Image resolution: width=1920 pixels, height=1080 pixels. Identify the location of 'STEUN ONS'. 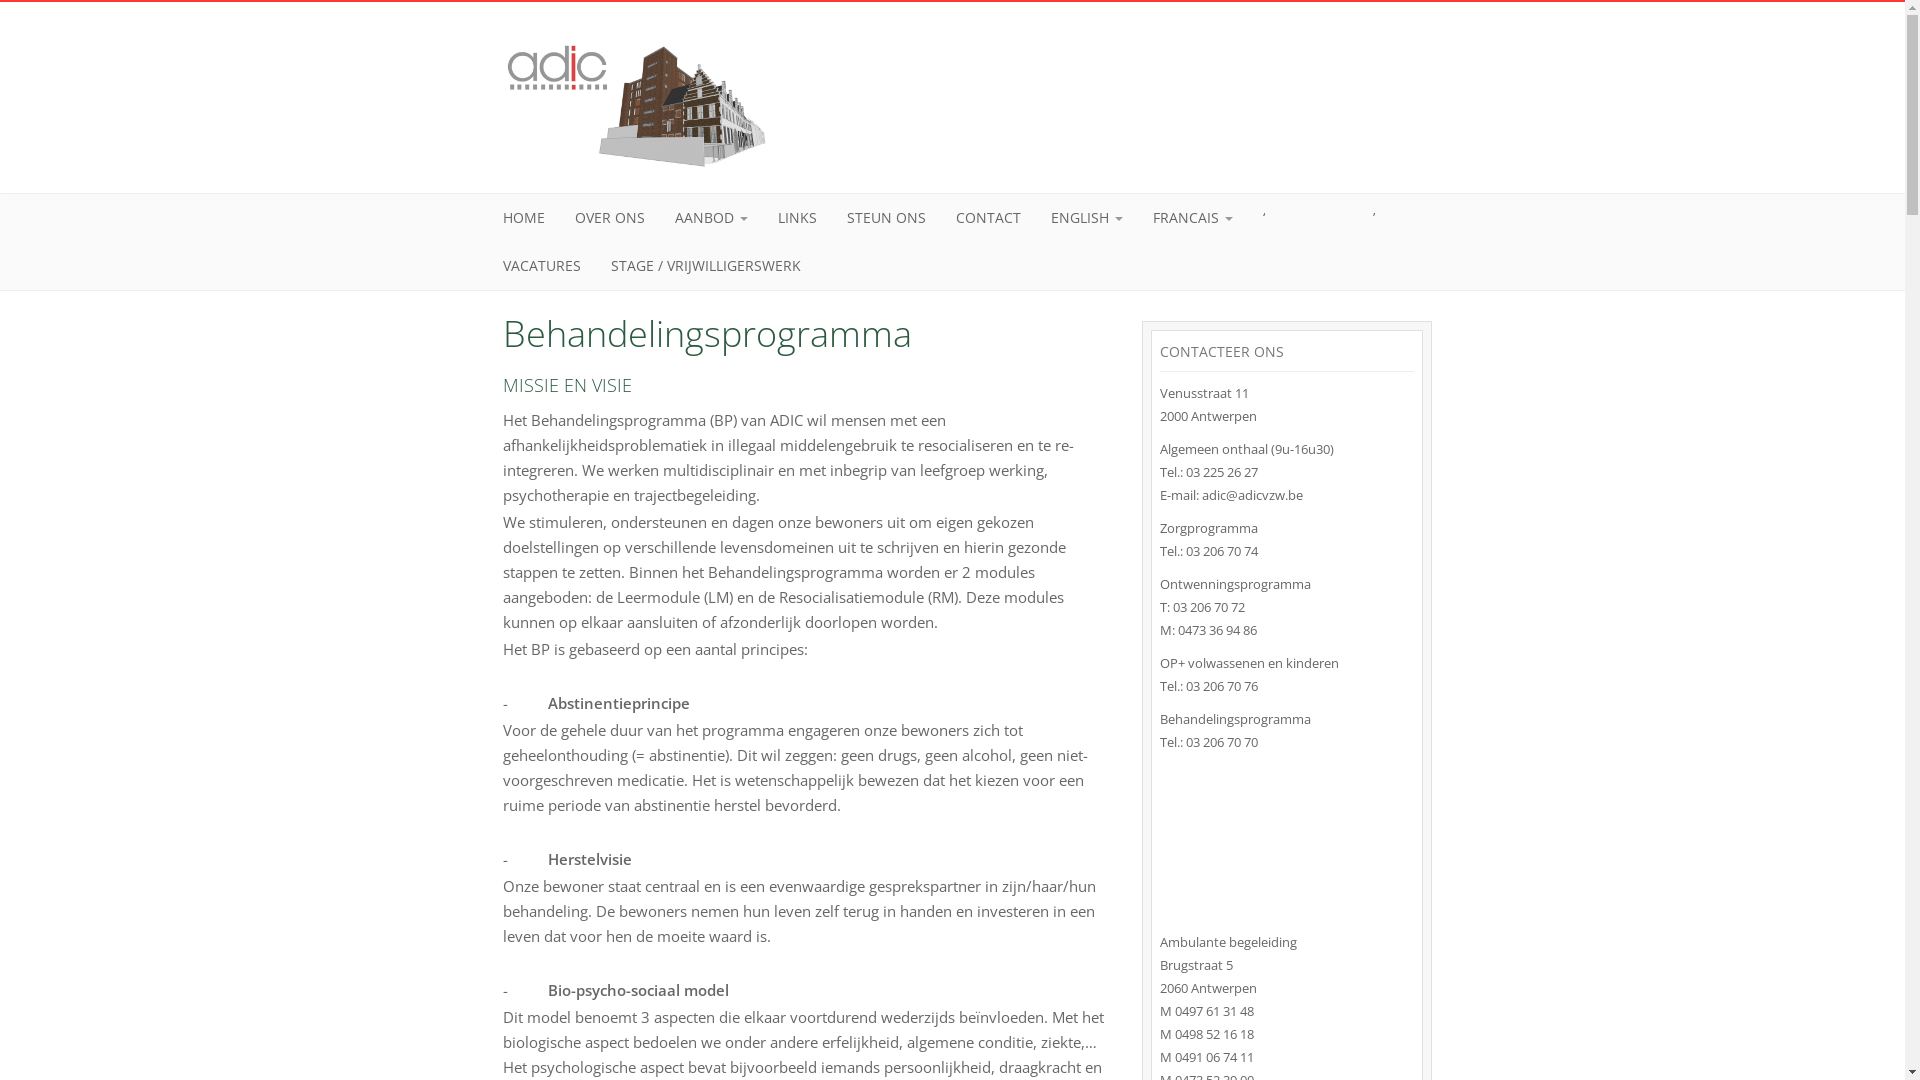
(885, 218).